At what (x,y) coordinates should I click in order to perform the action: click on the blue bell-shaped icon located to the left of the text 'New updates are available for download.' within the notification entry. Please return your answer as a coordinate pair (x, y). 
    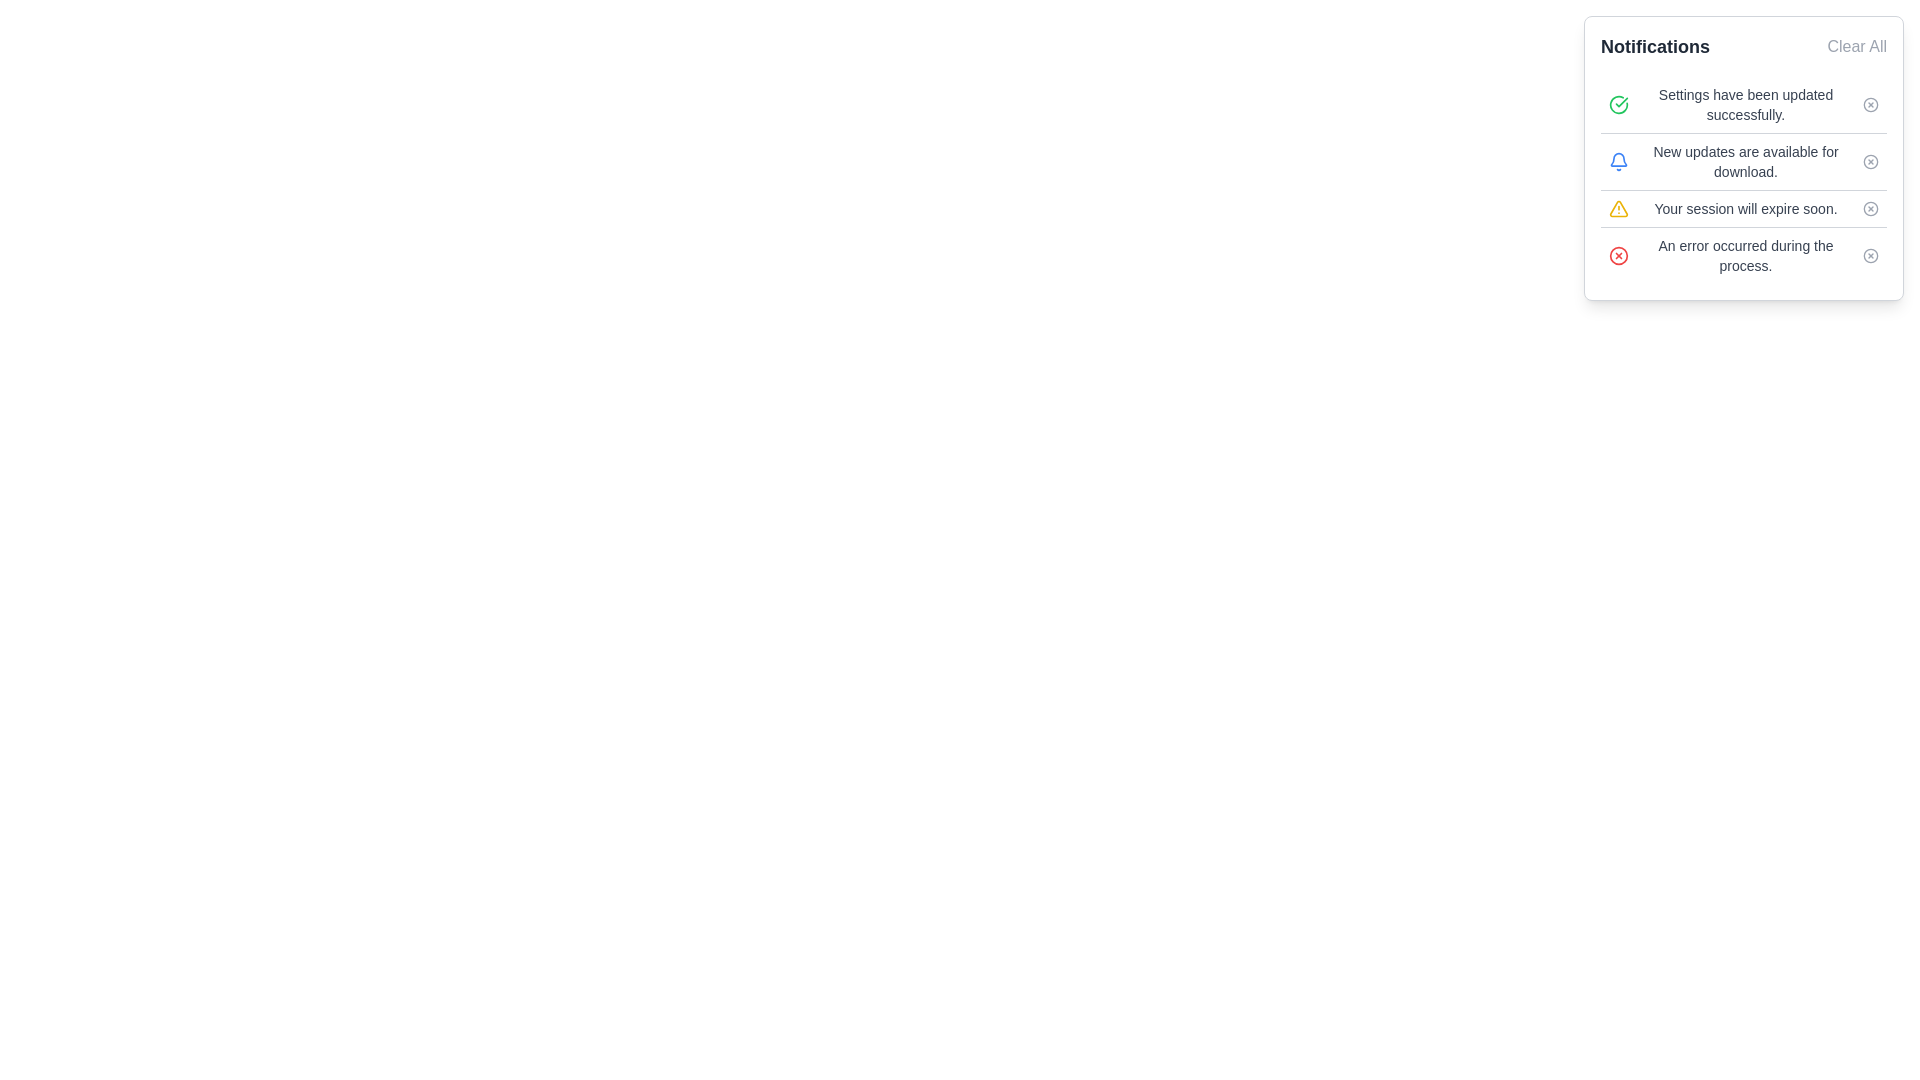
    Looking at the image, I should click on (1618, 161).